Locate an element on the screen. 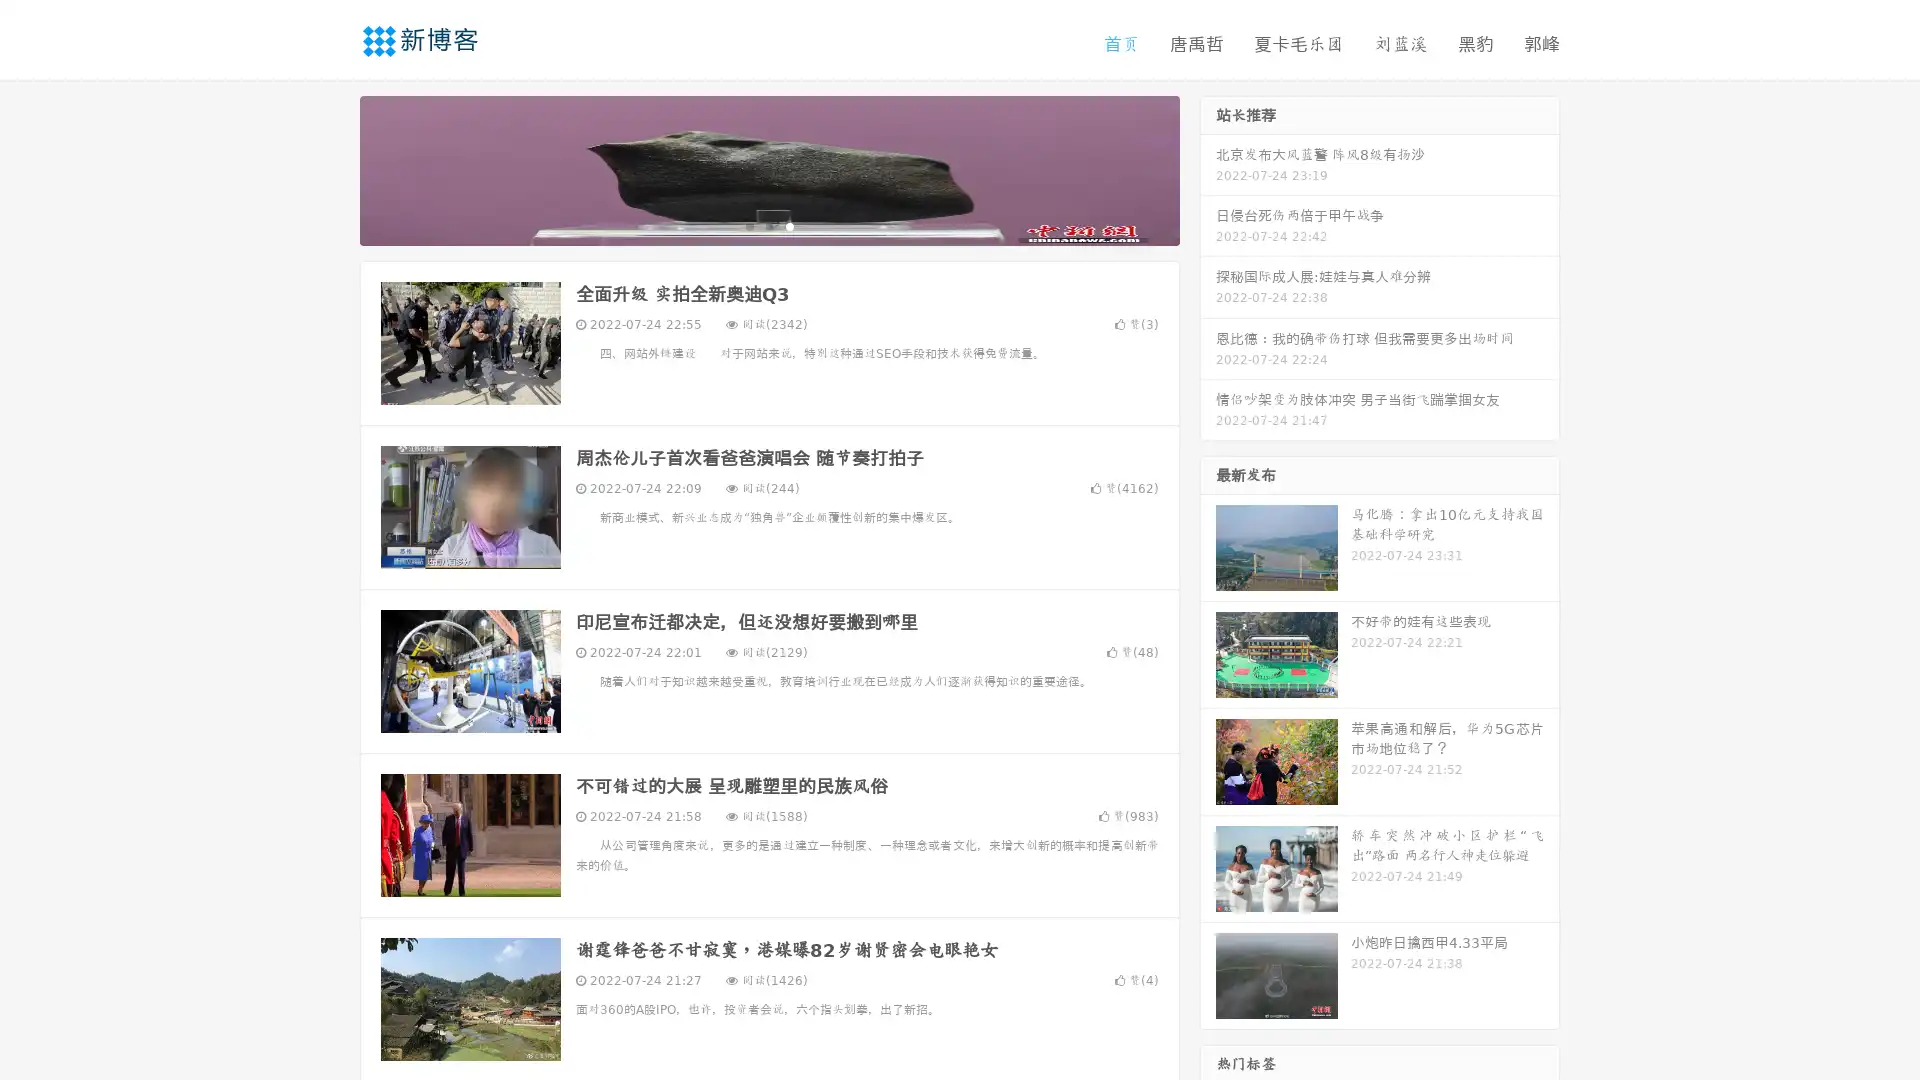 Image resolution: width=1920 pixels, height=1080 pixels. Previous slide is located at coordinates (330, 168).